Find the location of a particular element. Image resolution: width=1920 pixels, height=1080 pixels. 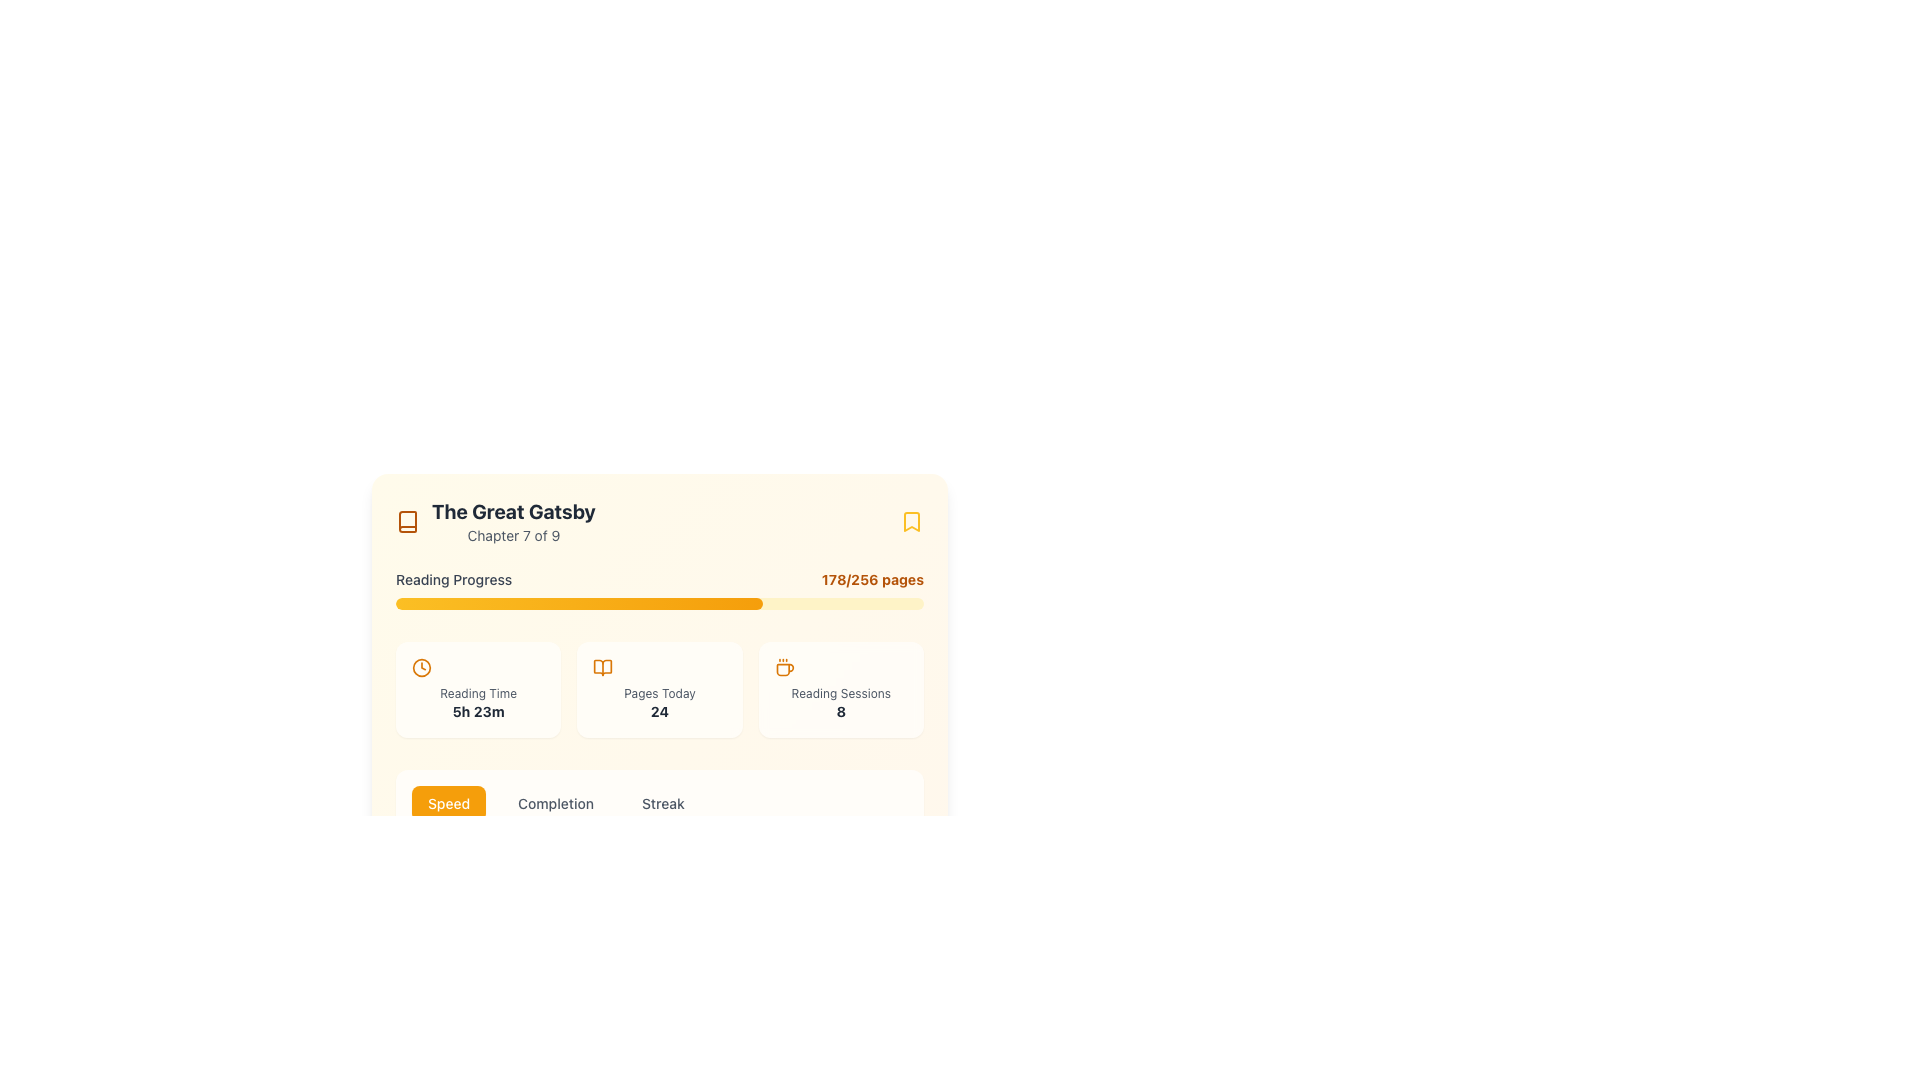

the yellow bookmark icon located at the top-right corner of the interface is located at coordinates (911, 520).